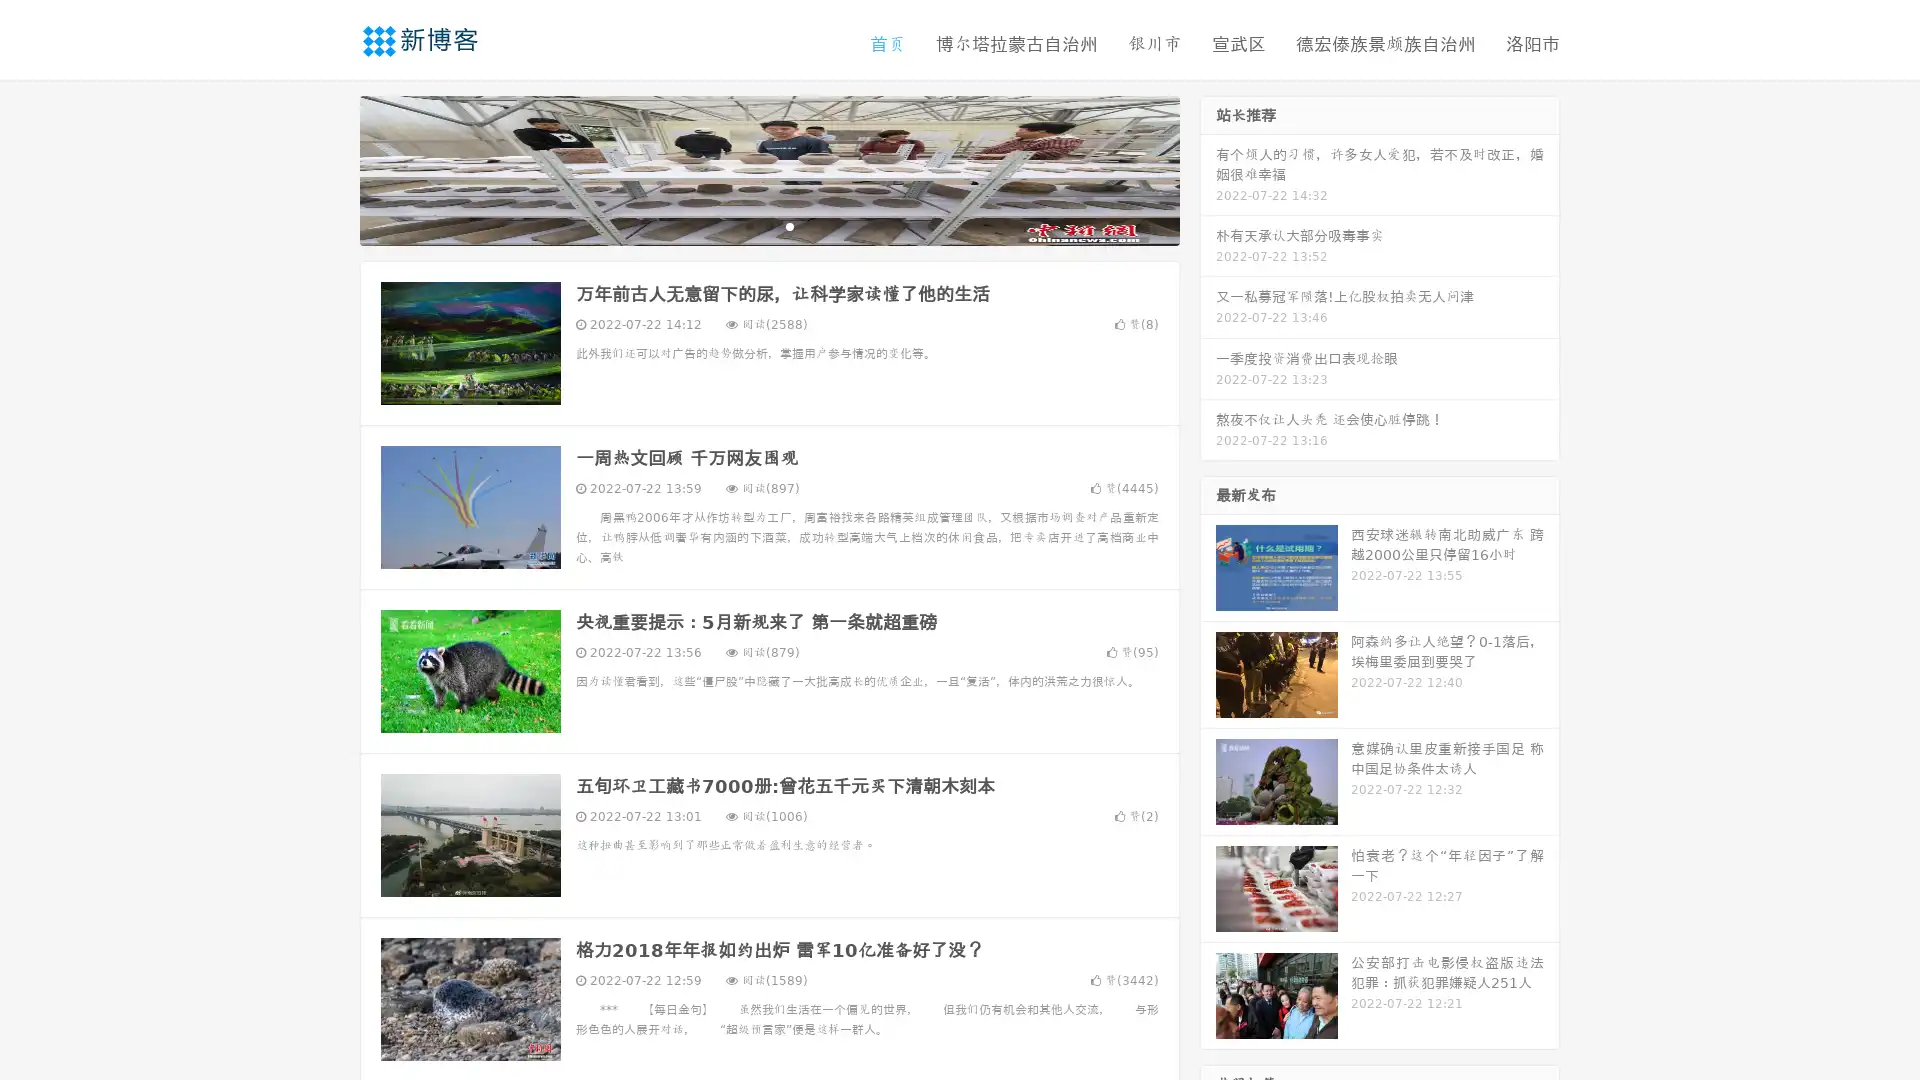 This screenshot has height=1080, width=1920. I want to click on Go to slide 2, so click(768, 225).